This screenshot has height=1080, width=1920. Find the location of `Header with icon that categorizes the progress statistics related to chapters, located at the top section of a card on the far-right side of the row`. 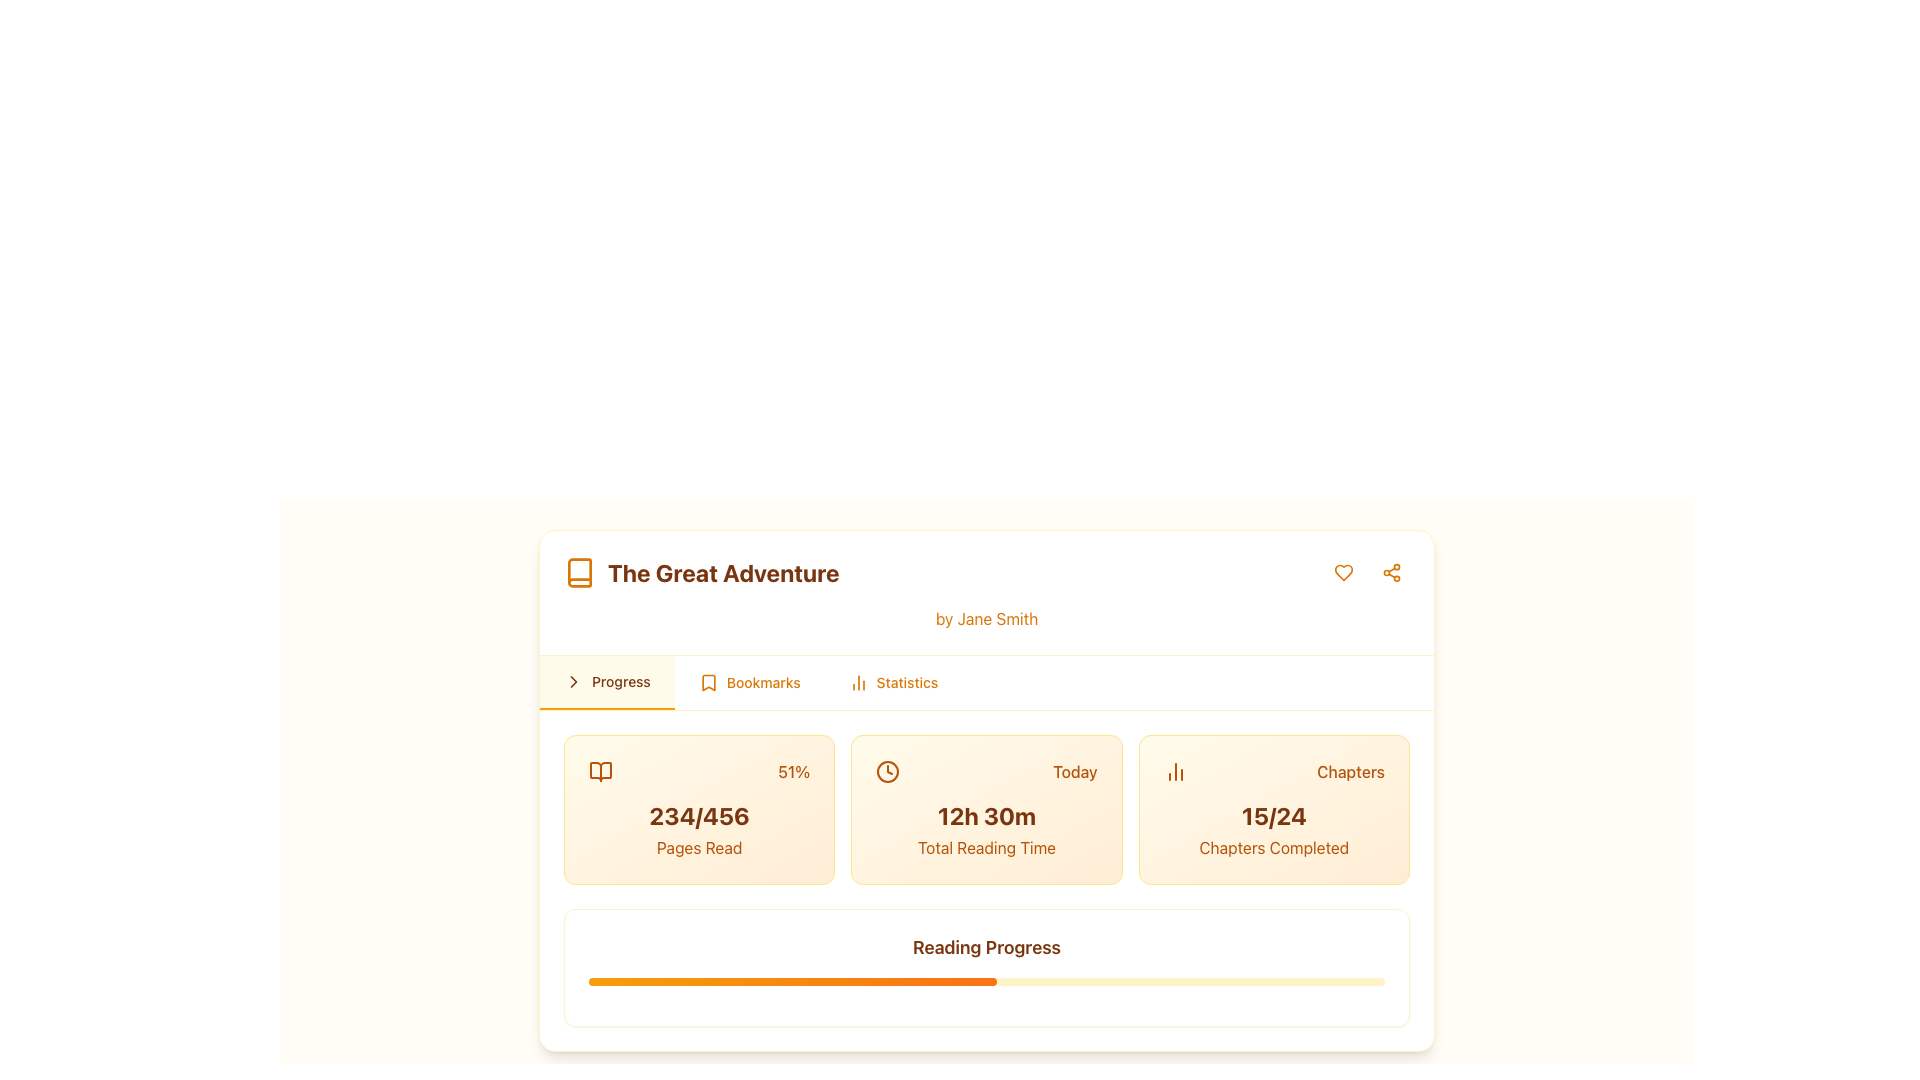

Header with icon that categorizes the progress statistics related to chapters, located at the top section of a card on the far-right side of the row is located at coordinates (1273, 770).